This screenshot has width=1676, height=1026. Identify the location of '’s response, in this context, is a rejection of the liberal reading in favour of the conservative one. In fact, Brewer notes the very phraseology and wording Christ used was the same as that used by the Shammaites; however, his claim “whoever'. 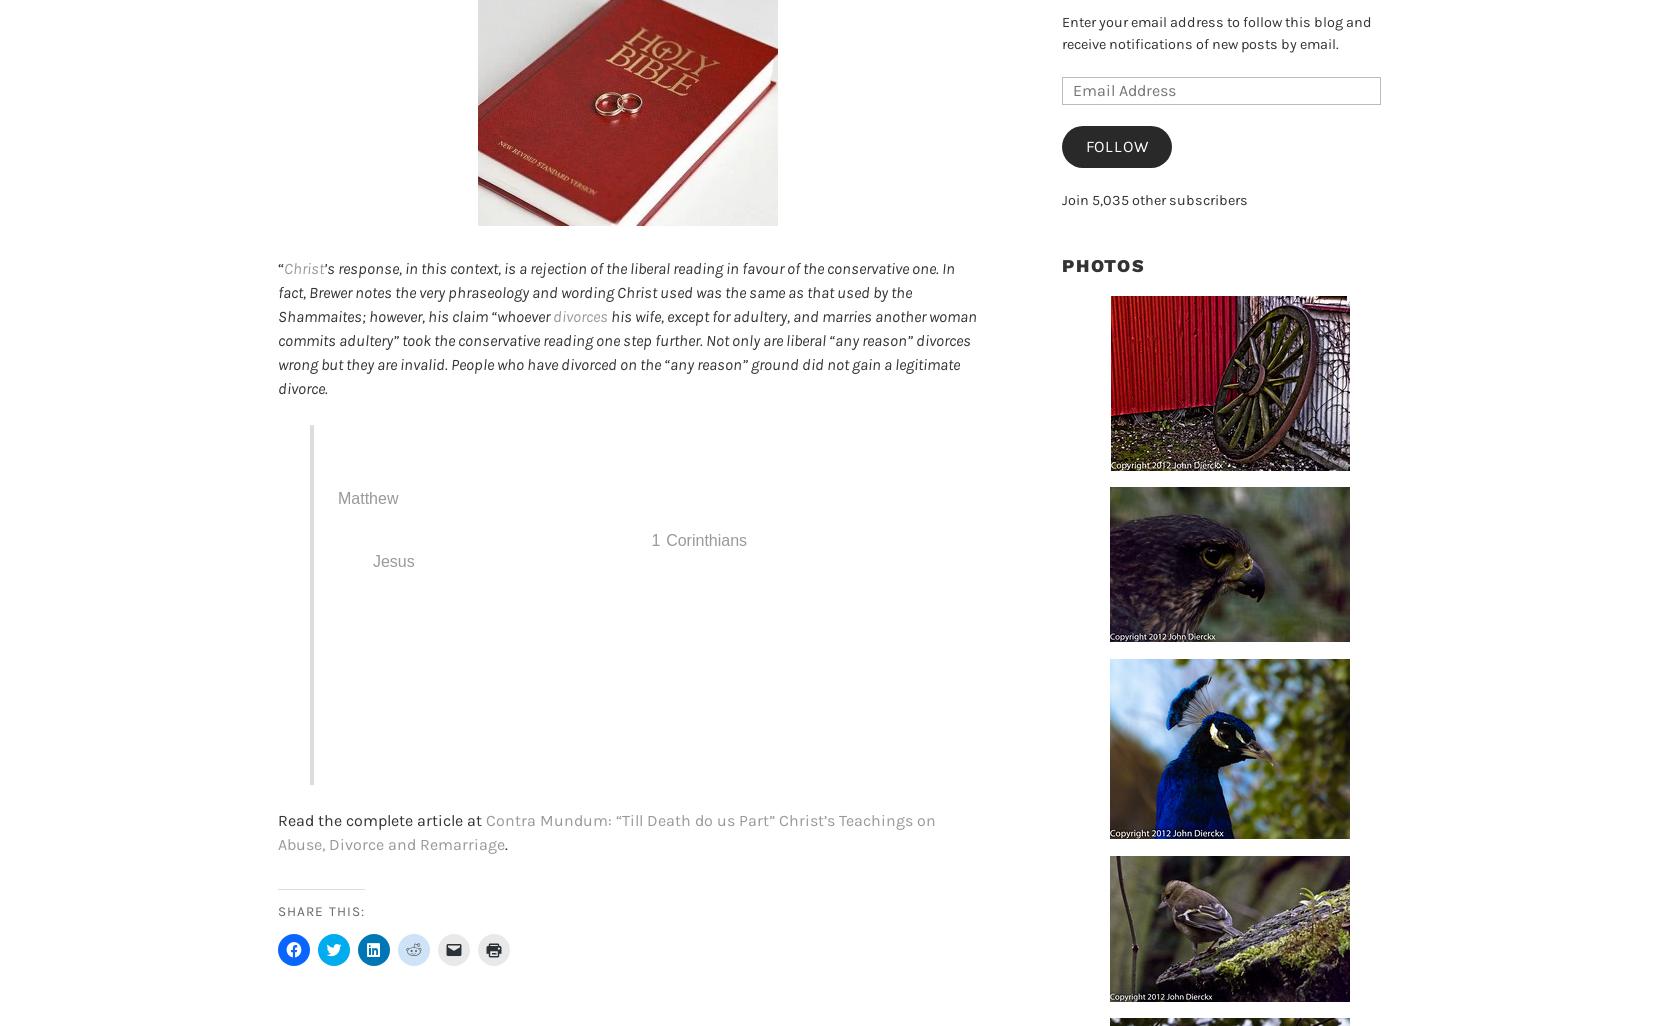
(616, 291).